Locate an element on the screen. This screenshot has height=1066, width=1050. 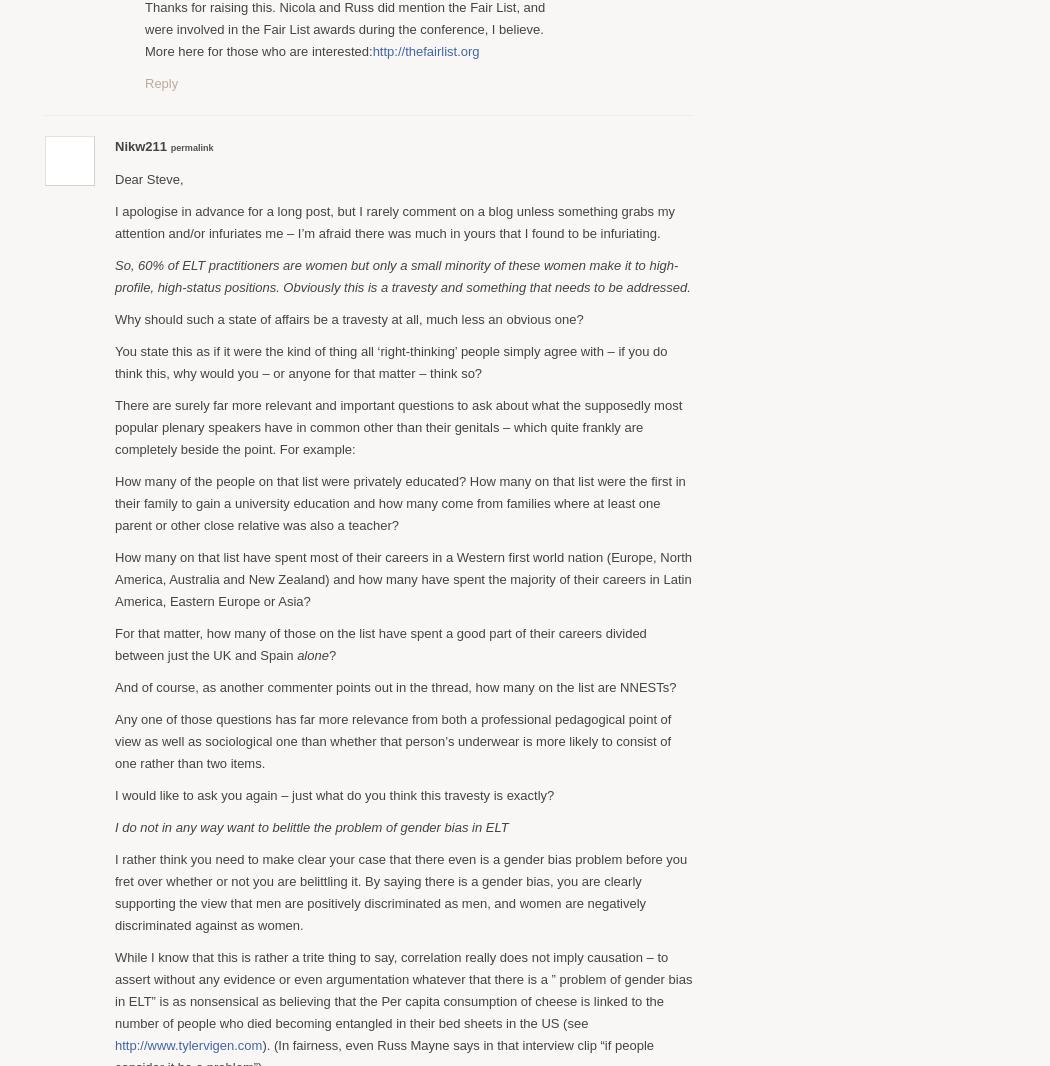
'Dear Steve,' is located at coordinates (147, 177).